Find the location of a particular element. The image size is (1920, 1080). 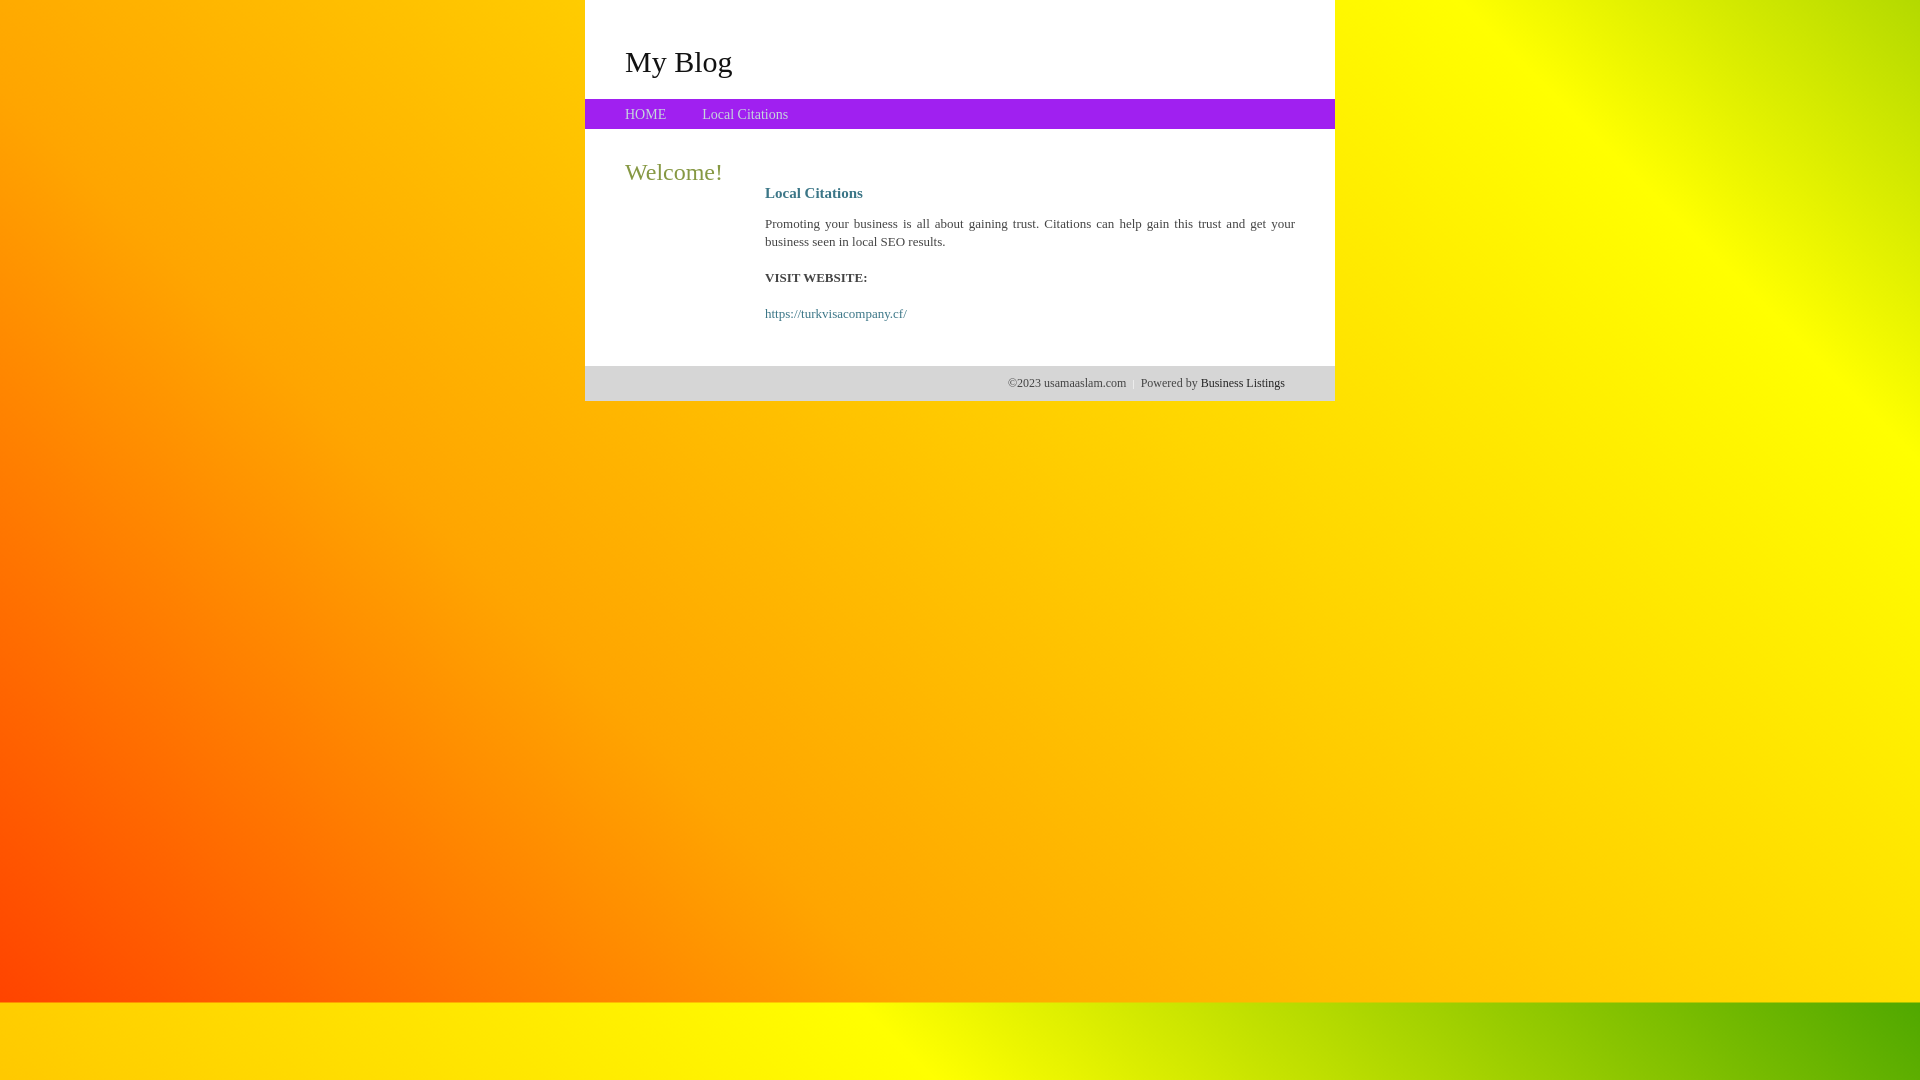

'Local Citations' is located at coordinates (743, 114).